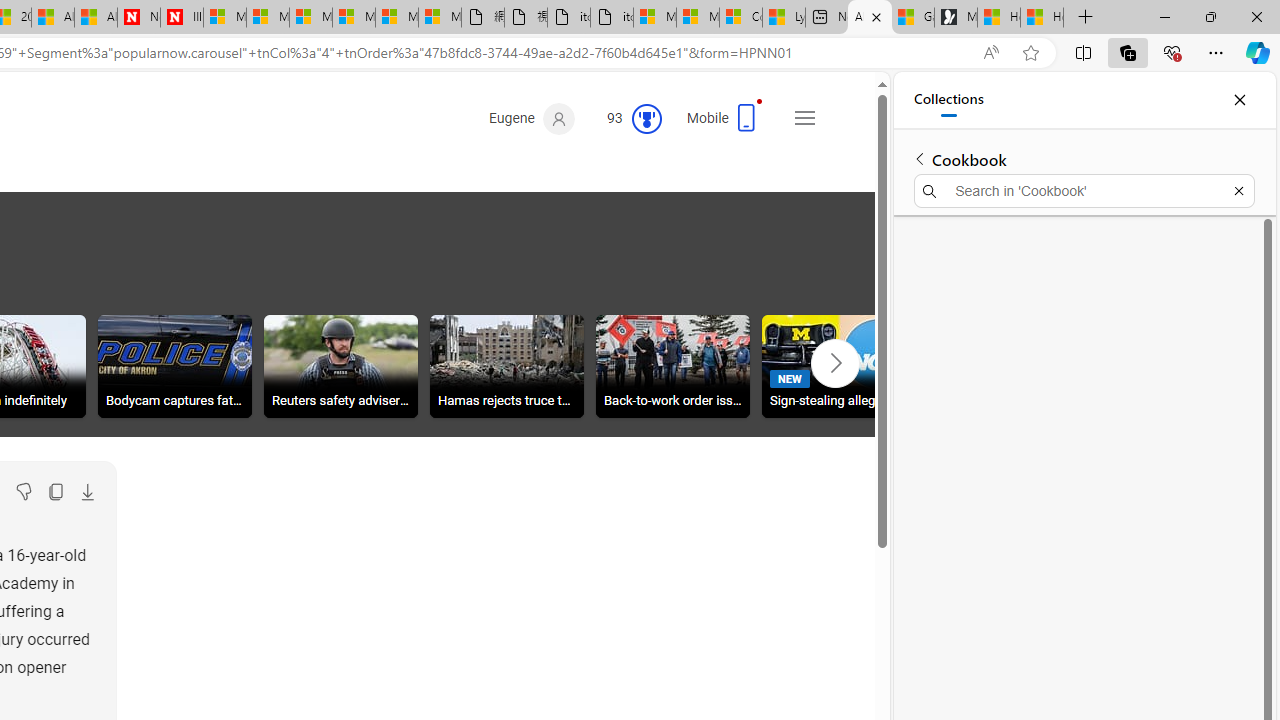  Describe the element at coordinates (869, 17) in the screenshot. I see `'Alabama high school quarterback dies - Search'` at that location.